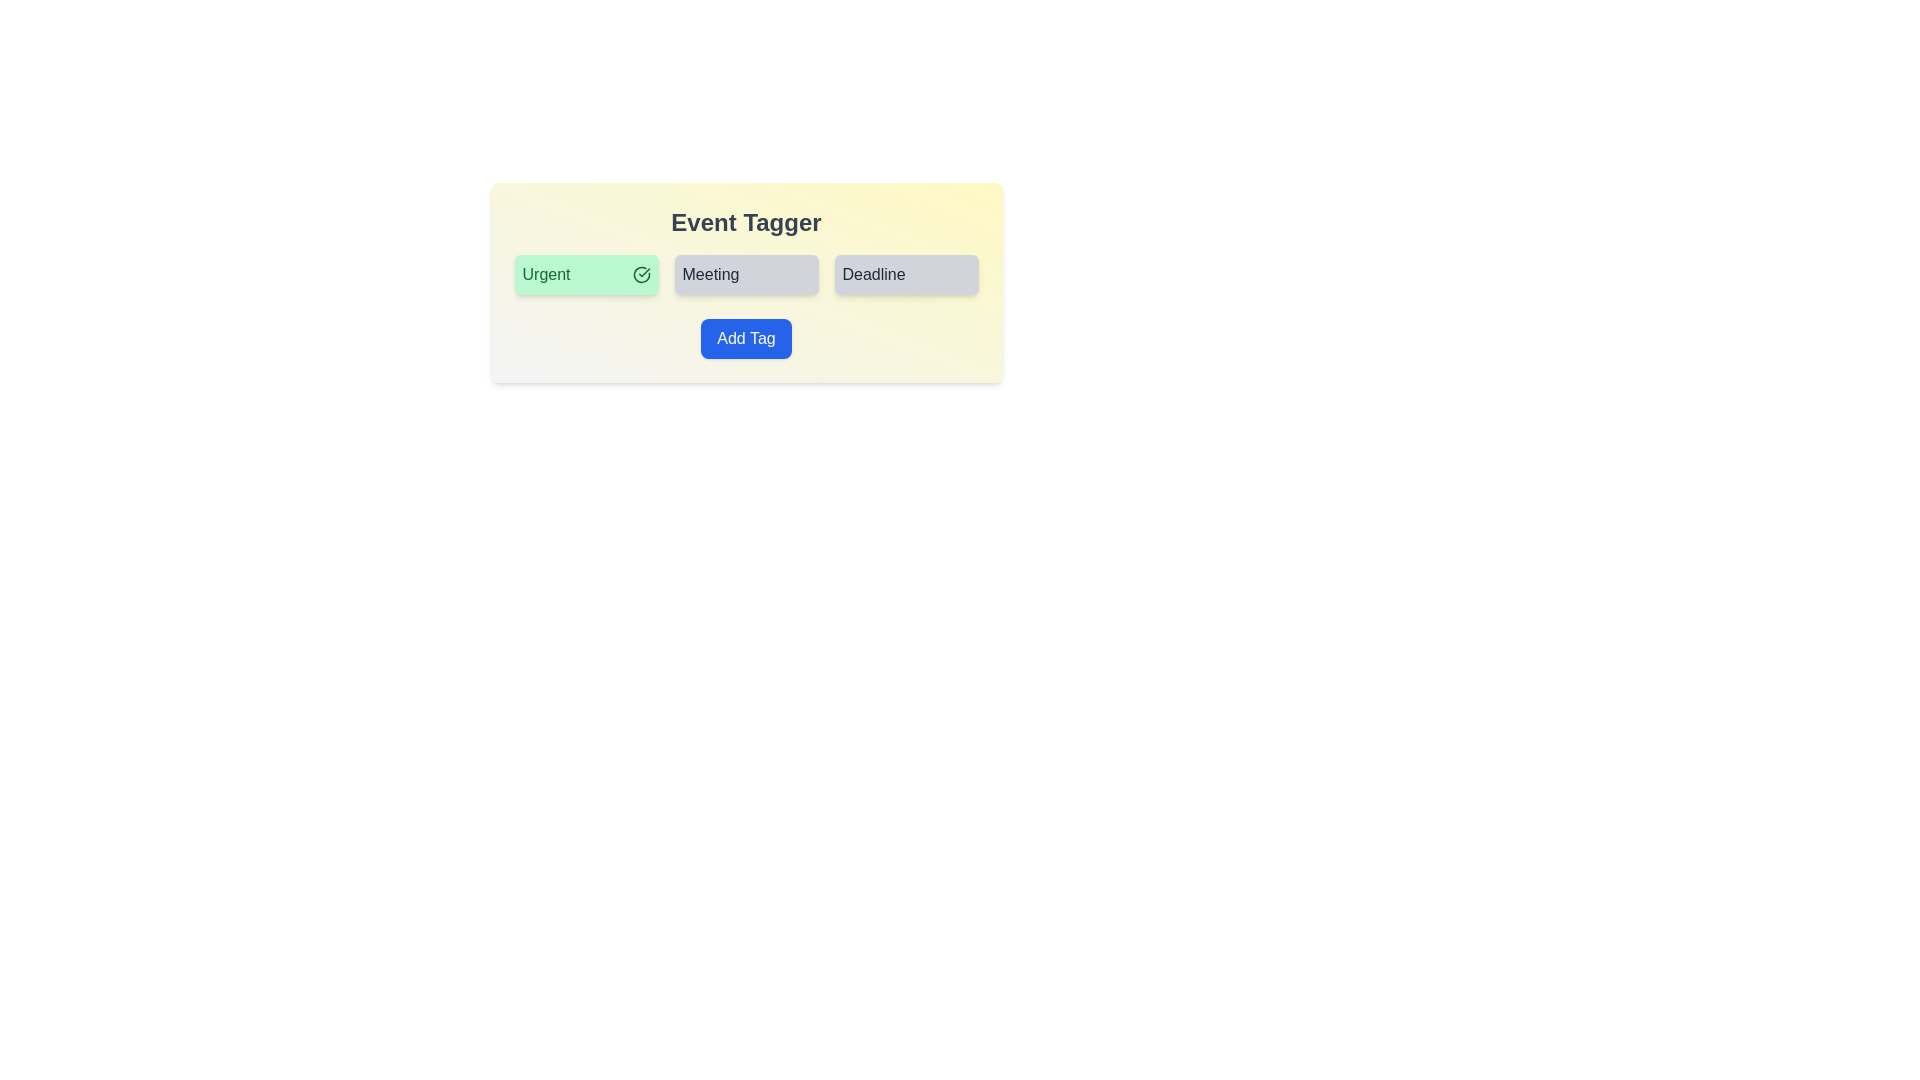  I want to click on the tag Deadline to toggle its state, so click(905, 274).